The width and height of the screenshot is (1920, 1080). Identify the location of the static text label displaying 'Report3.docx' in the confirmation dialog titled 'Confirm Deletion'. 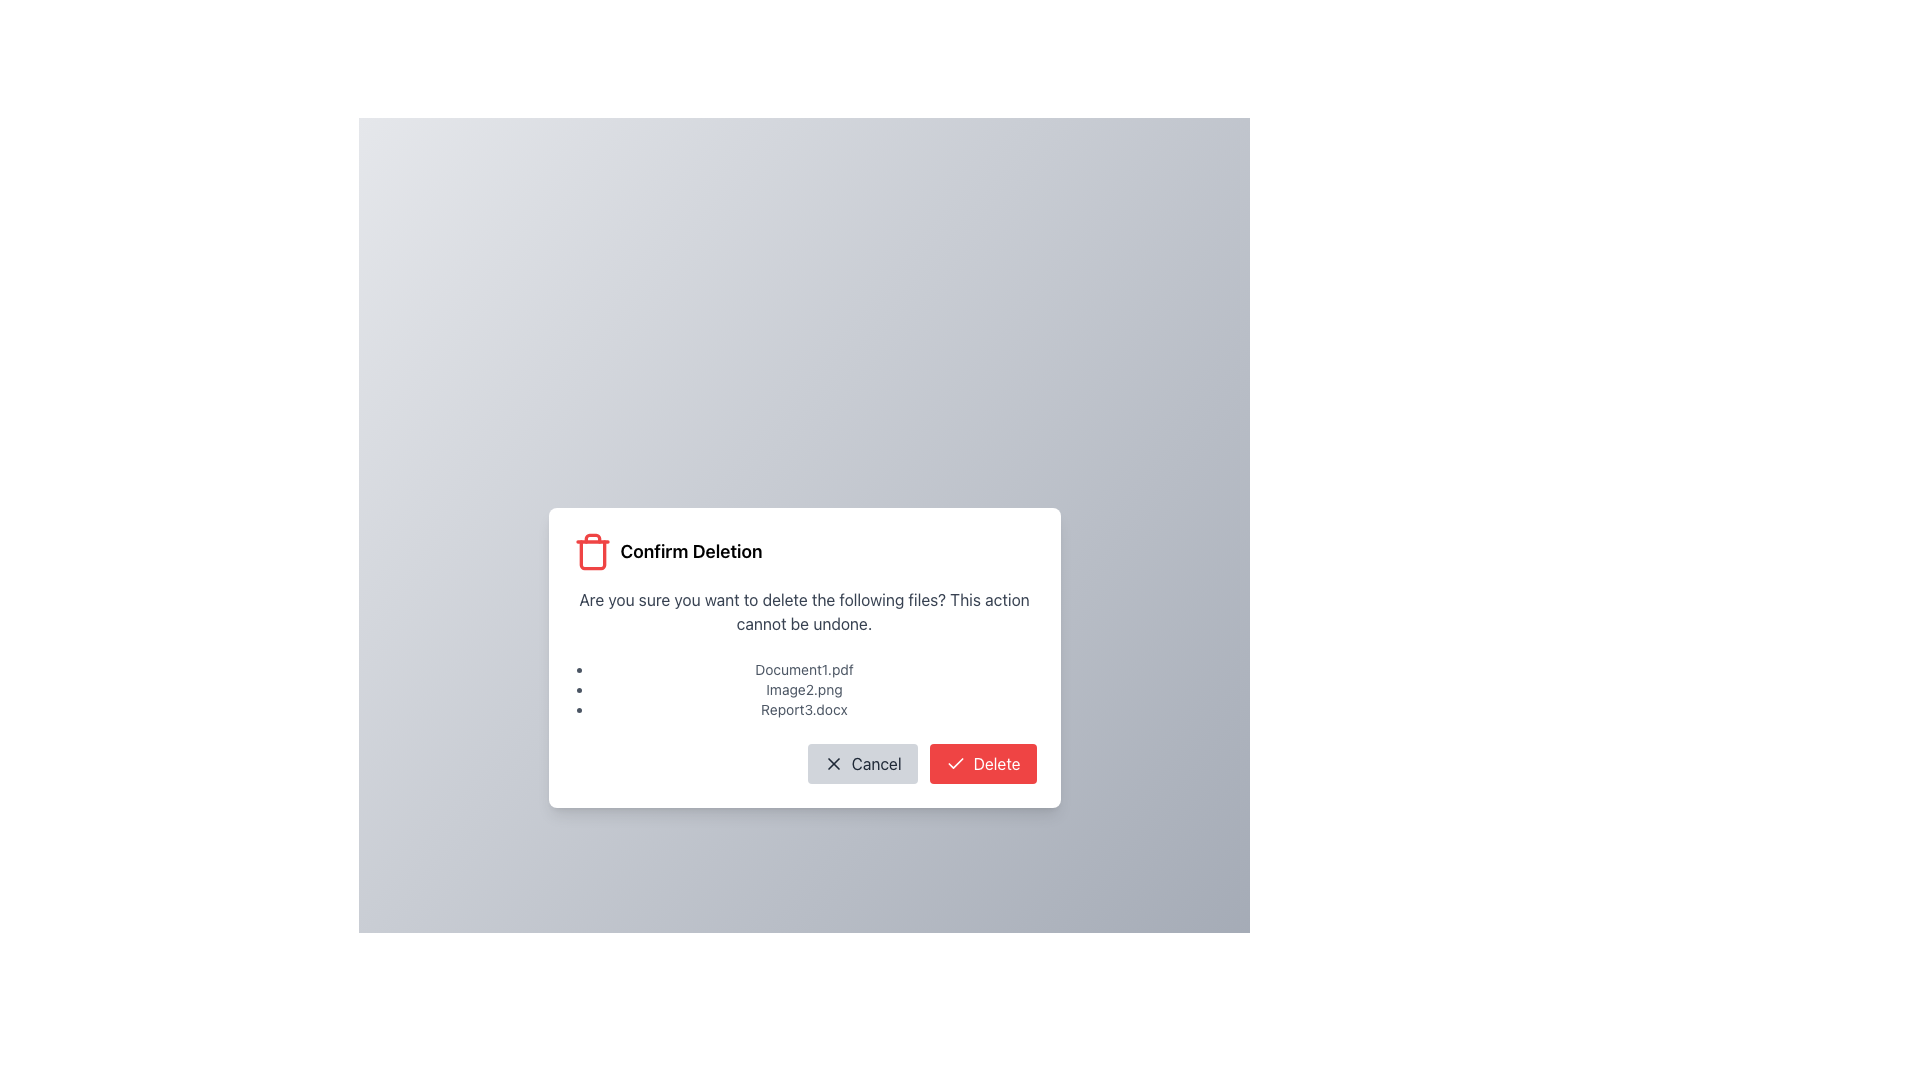
(804, 708).